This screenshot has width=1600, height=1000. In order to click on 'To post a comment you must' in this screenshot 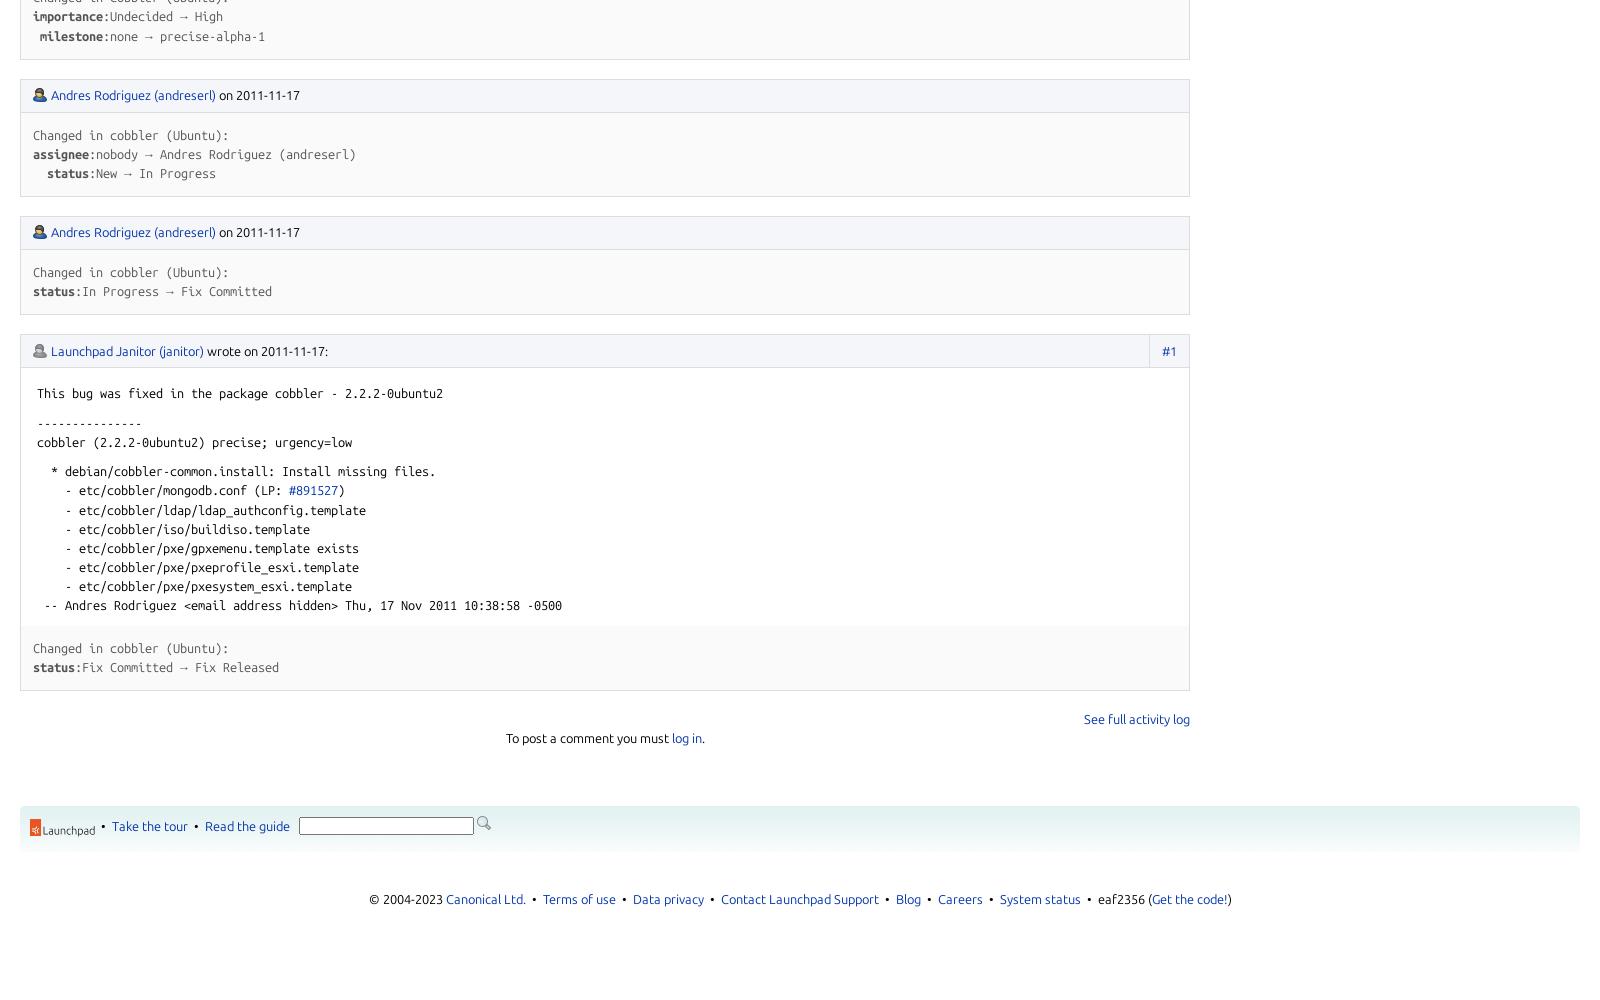, I will do `click(503, 737)`.